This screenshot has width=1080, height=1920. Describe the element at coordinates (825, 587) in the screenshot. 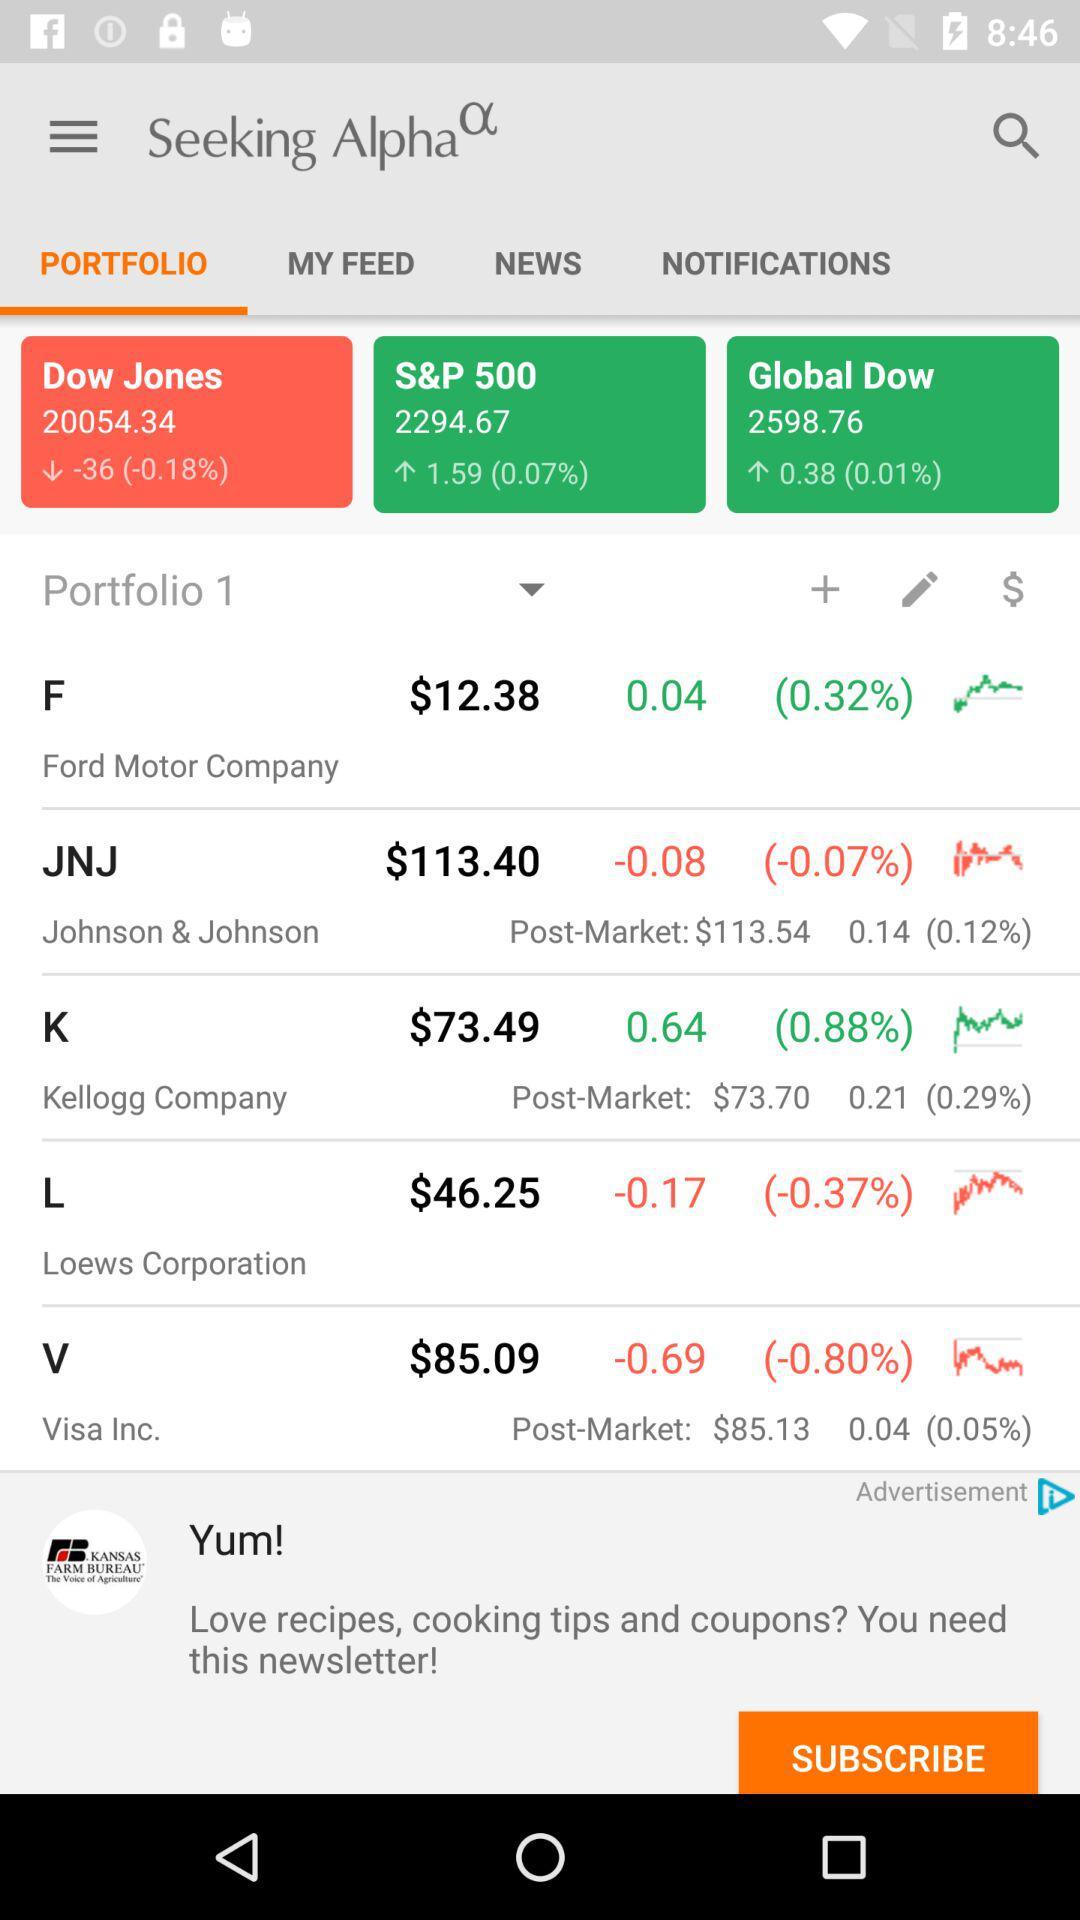

I see `the item below 0 38 0 item` at that location.